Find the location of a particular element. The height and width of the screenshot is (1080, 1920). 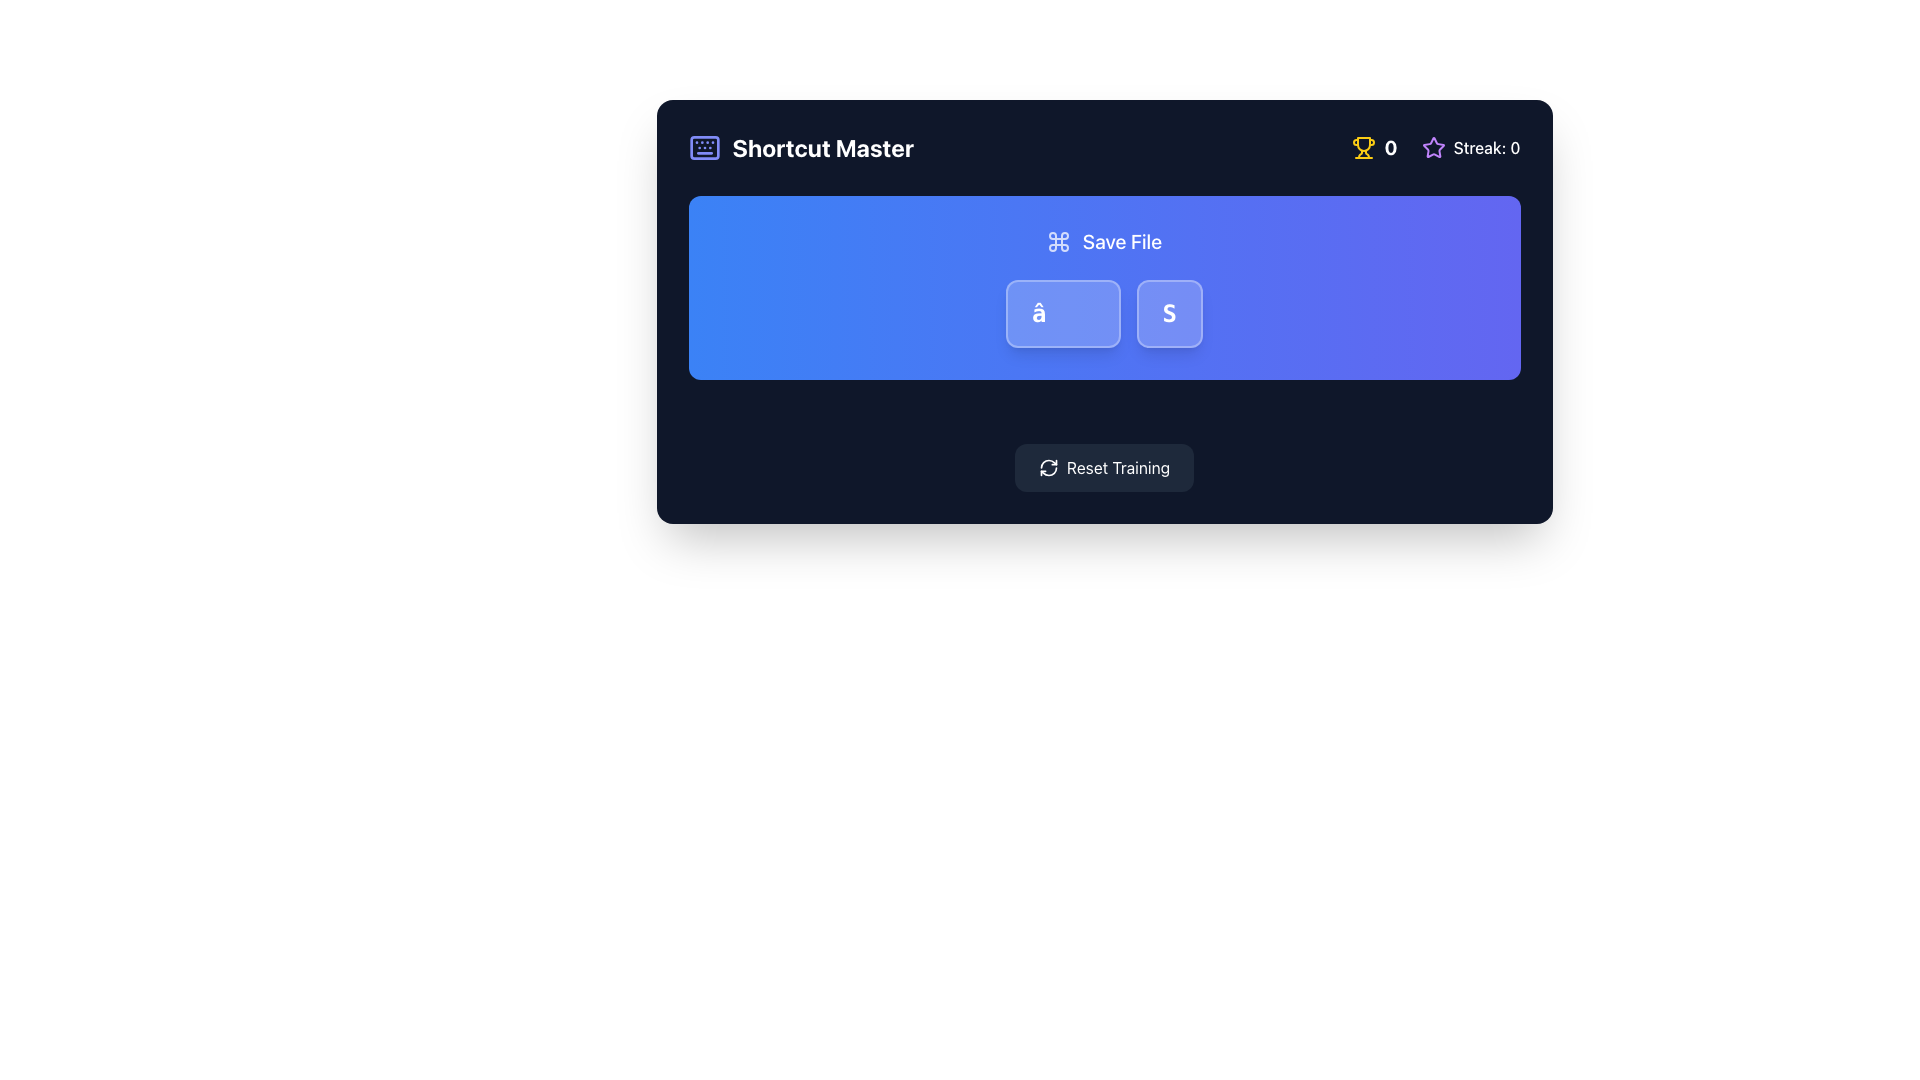

the text label displaying 'Streak: 0', which is styled in white font and positioned to the right of a purple star-shaped icon is located at coordinates (1487, 146).